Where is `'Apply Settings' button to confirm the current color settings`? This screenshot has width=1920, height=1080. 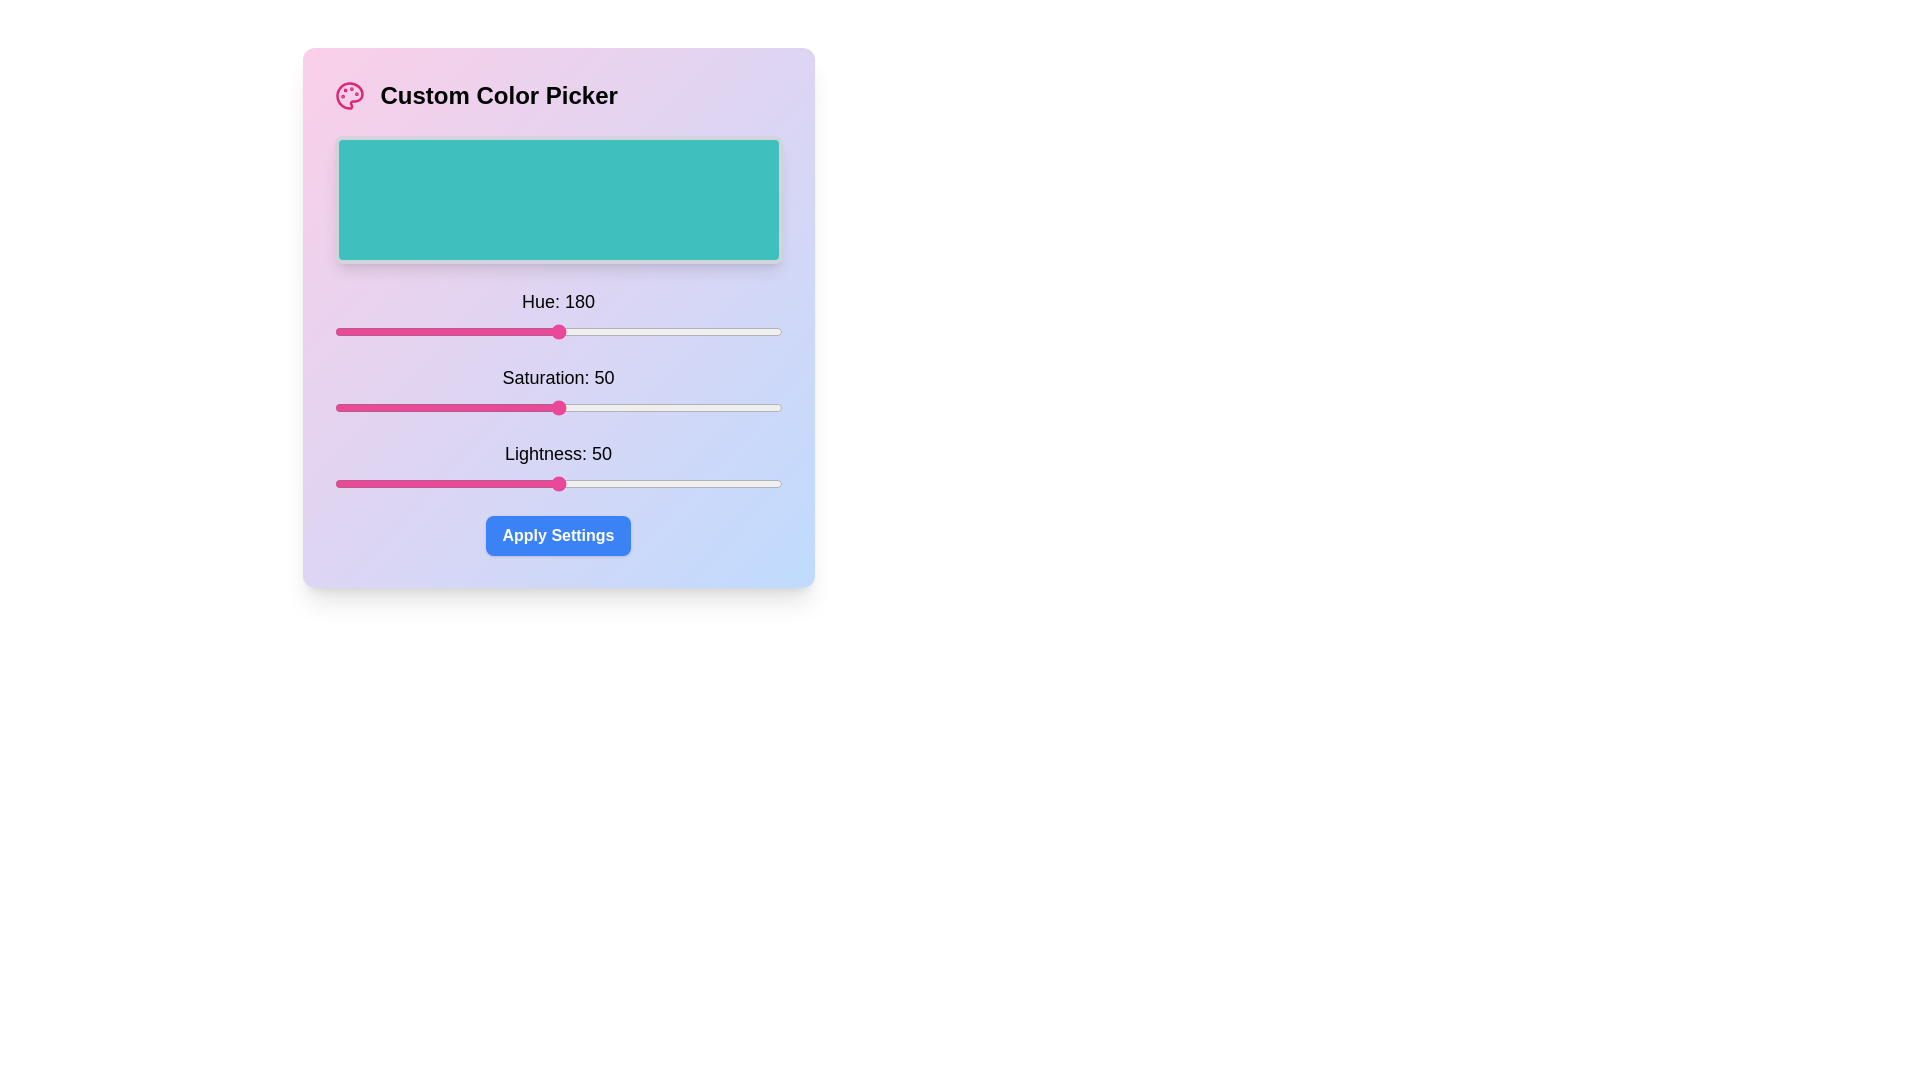 'Apply Settings' button to confirm the current color settings is located at coordinates (558, 535).